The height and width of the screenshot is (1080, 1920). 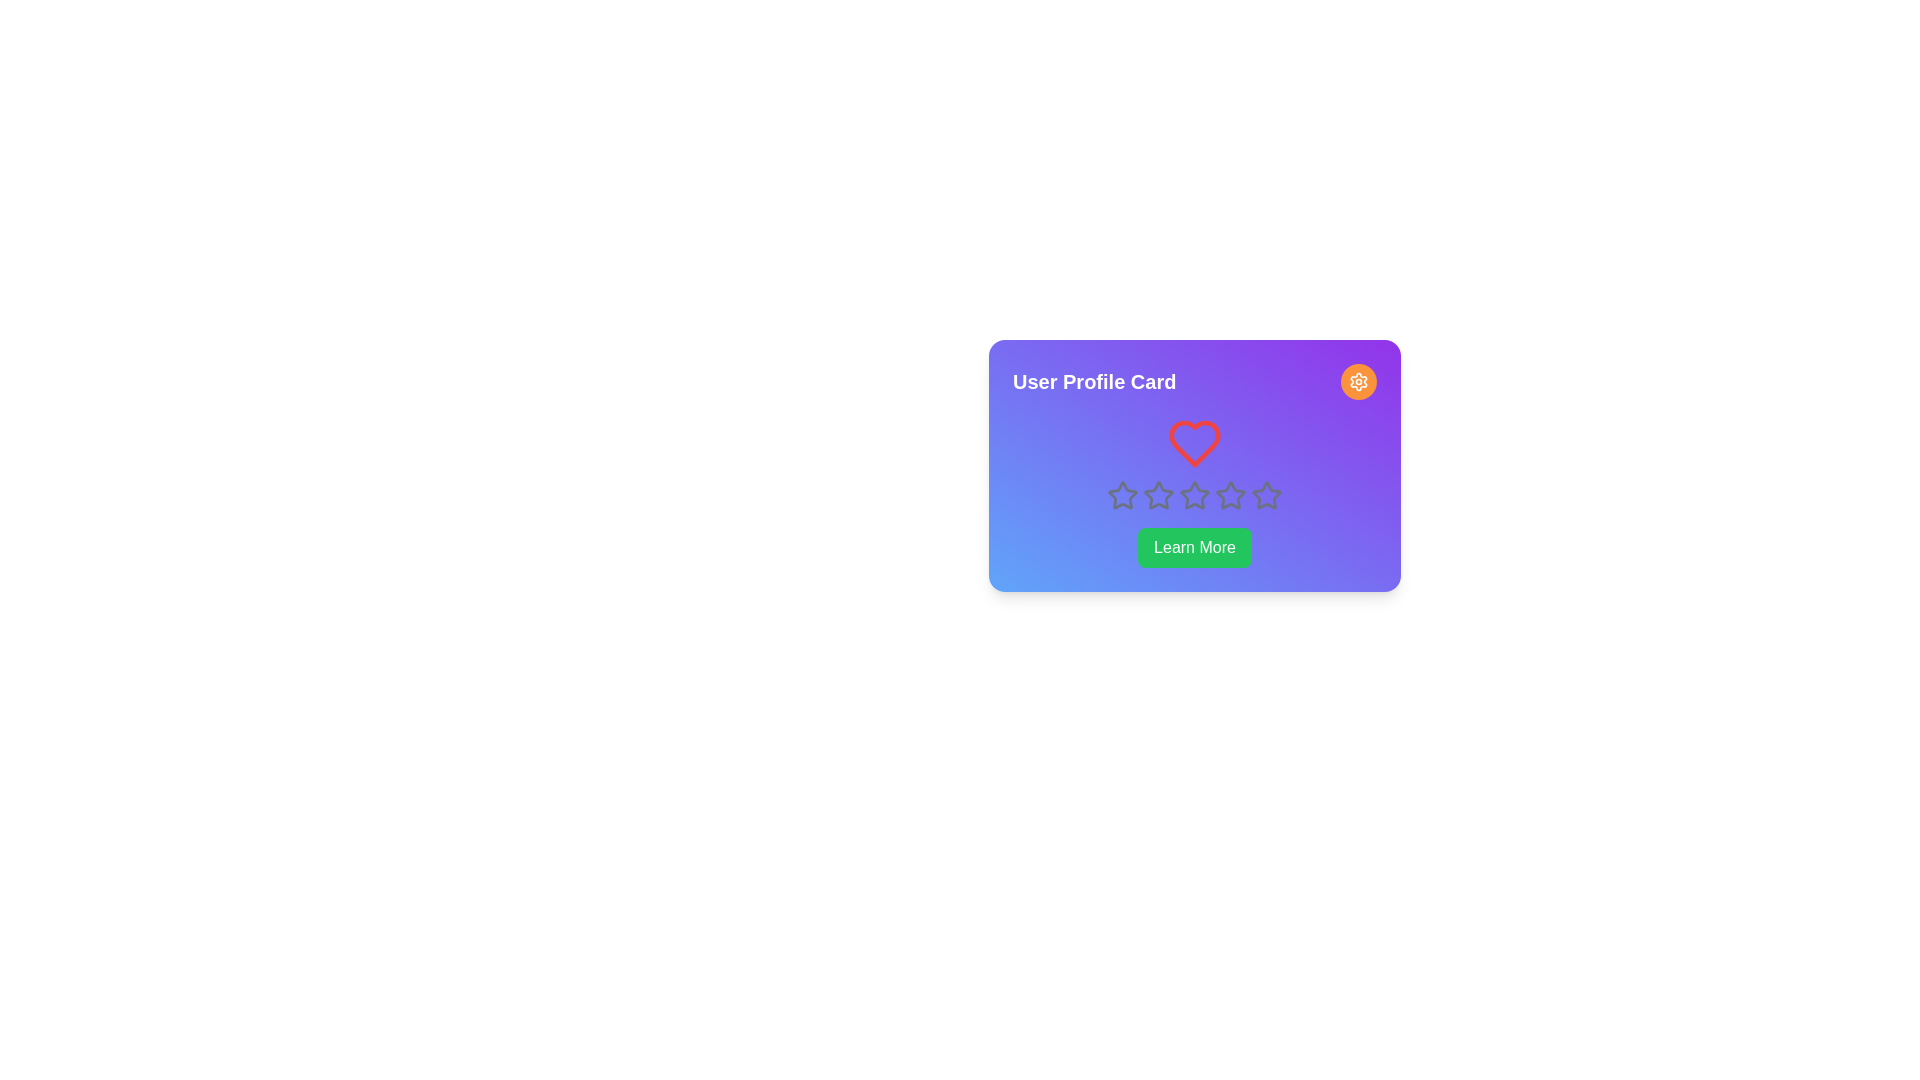 What do you see at coordinates (1158, 495) in the screenshot?
I see `the third star in the rating system of the User Profile Card to rate it` at bounding box center [1158, 495].